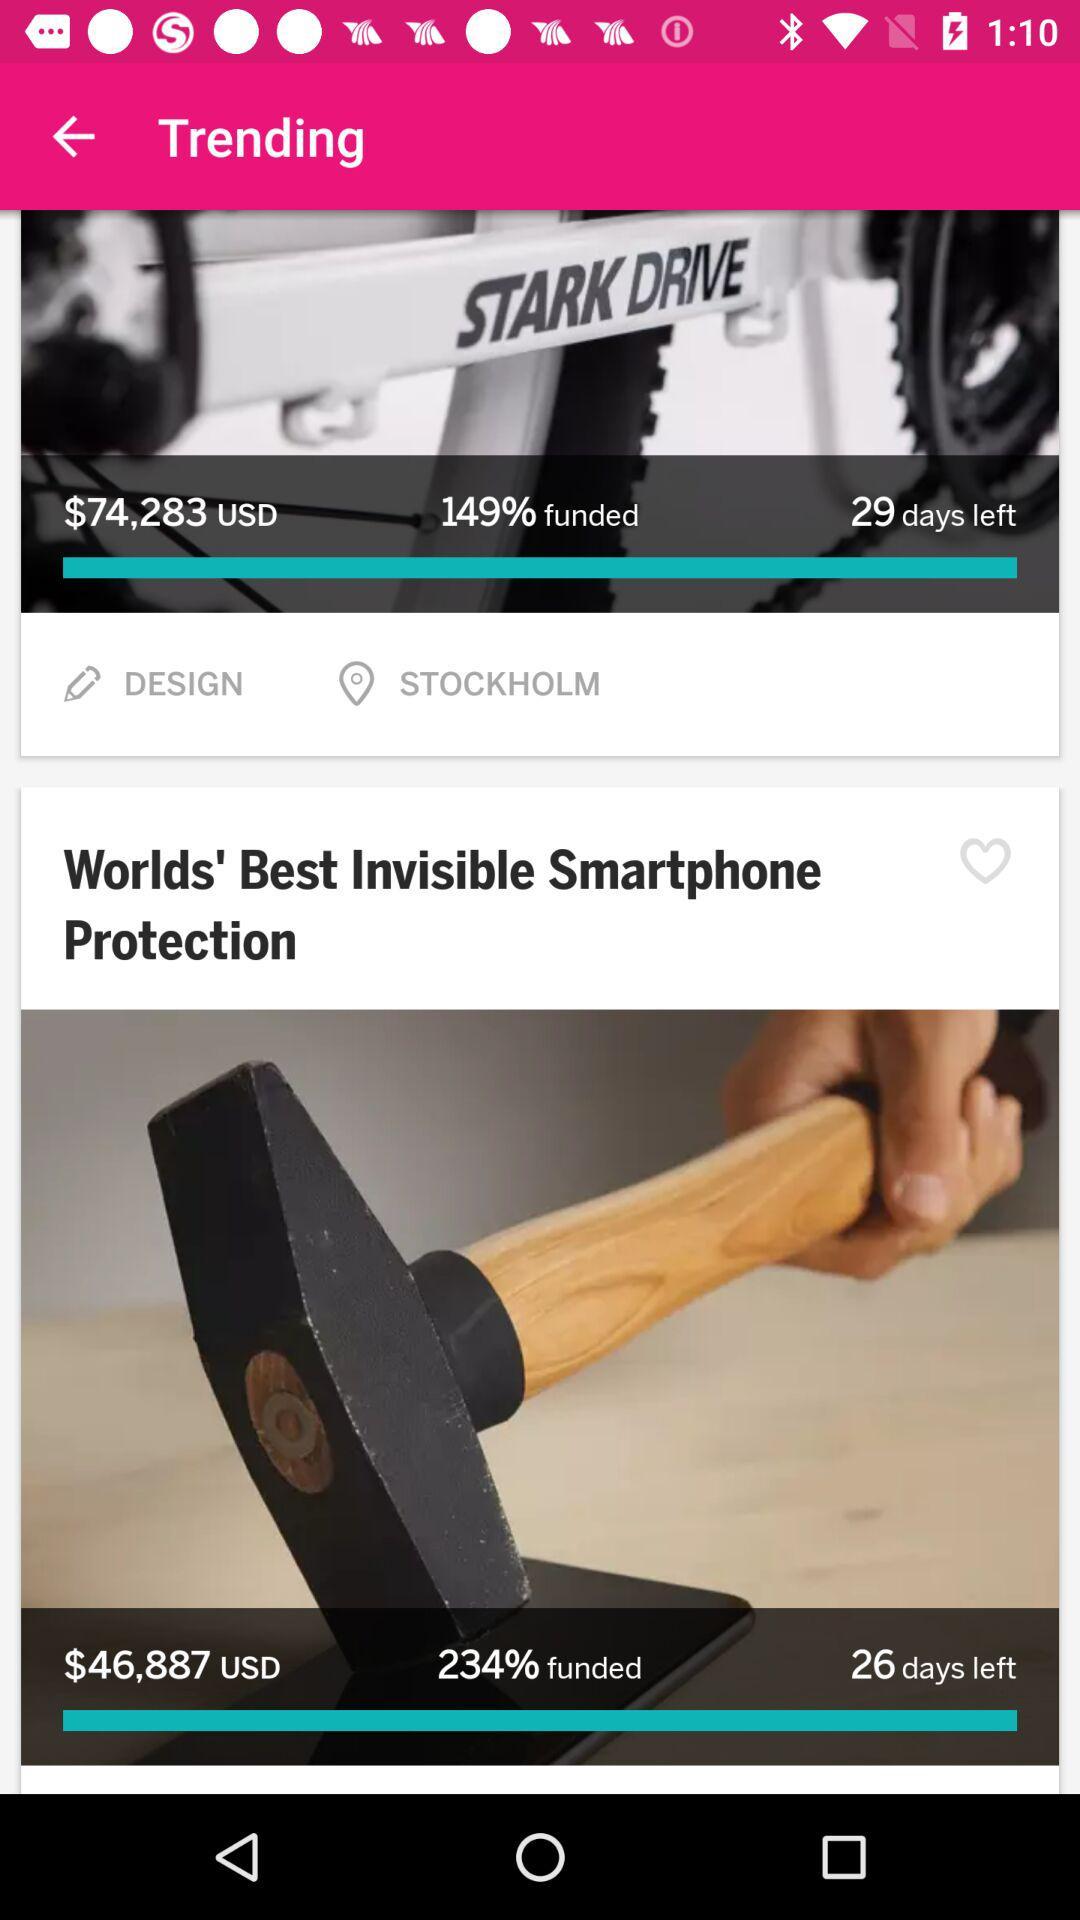 The width and height of the screenshot is (1080, 1920). I want to click on the $46,887 usd, so click(170, 1665).